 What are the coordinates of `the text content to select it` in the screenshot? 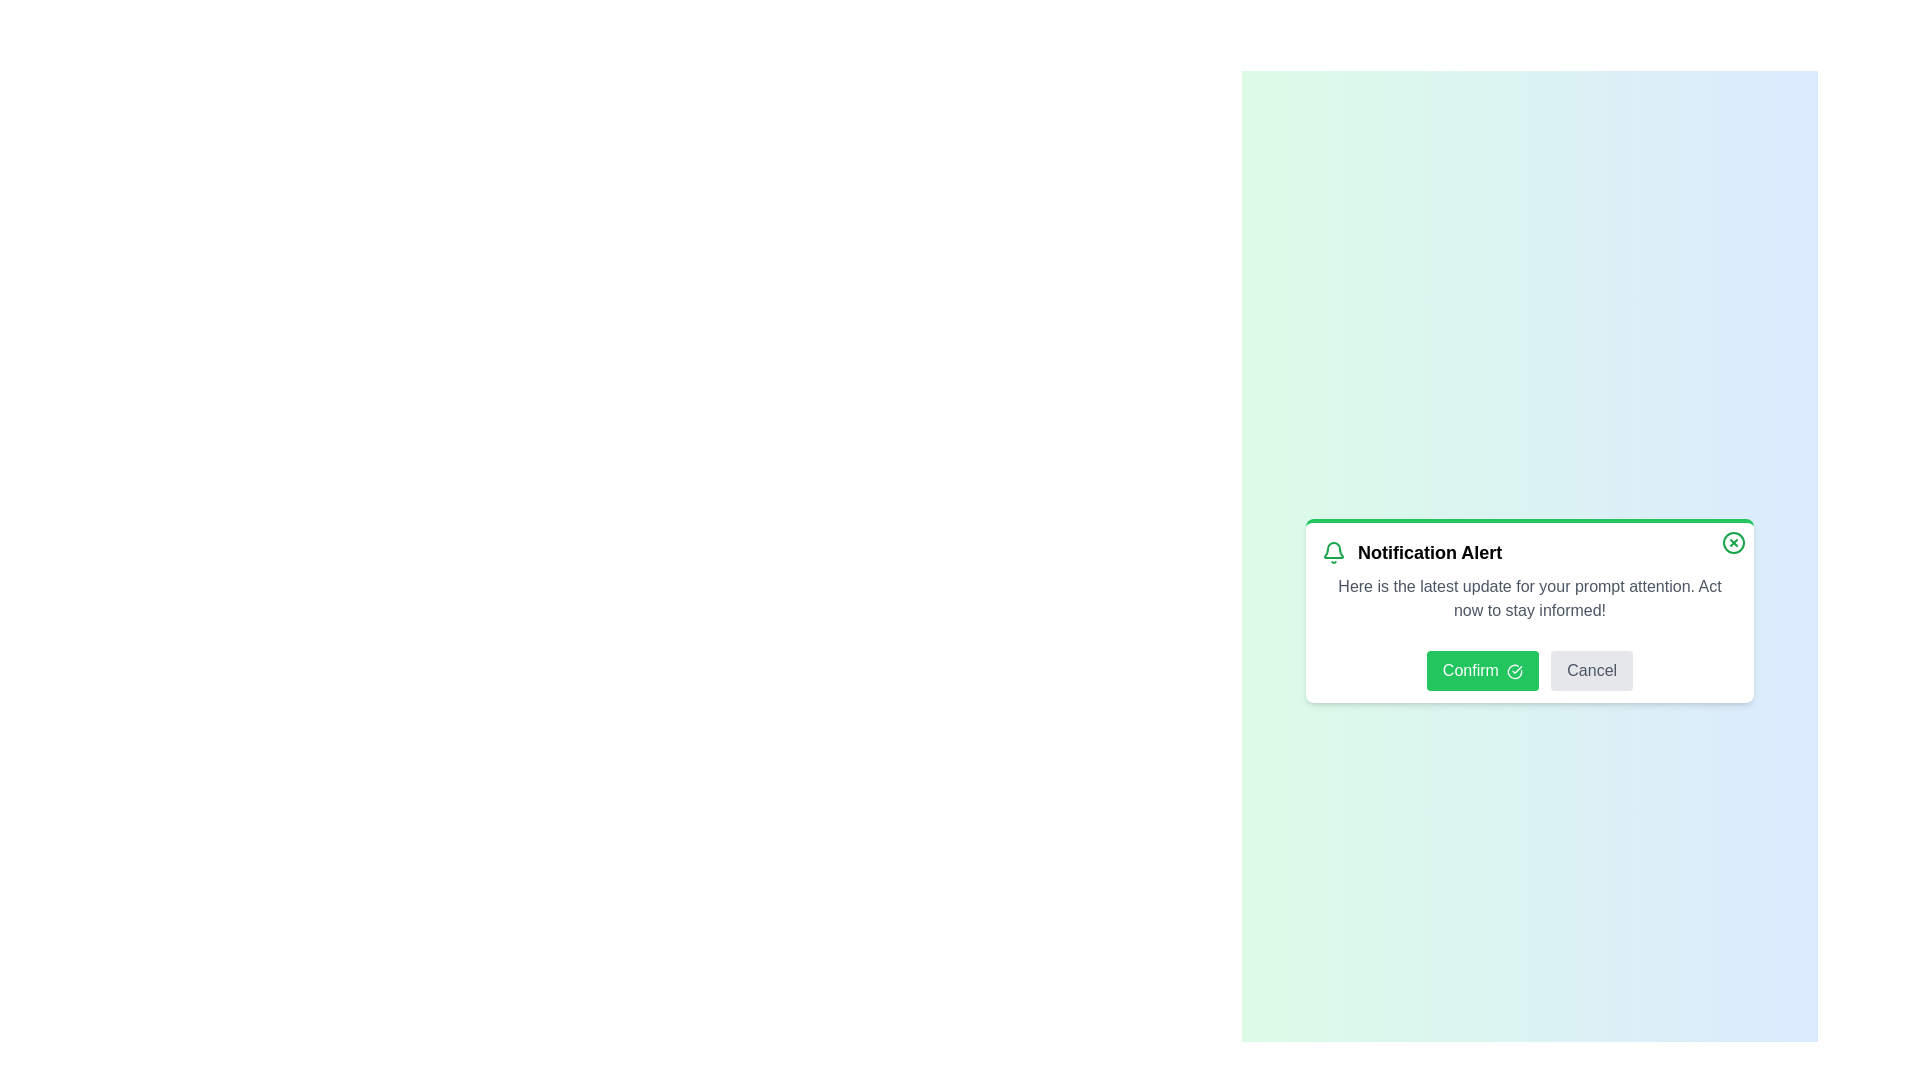 It's located at (1529, 581).